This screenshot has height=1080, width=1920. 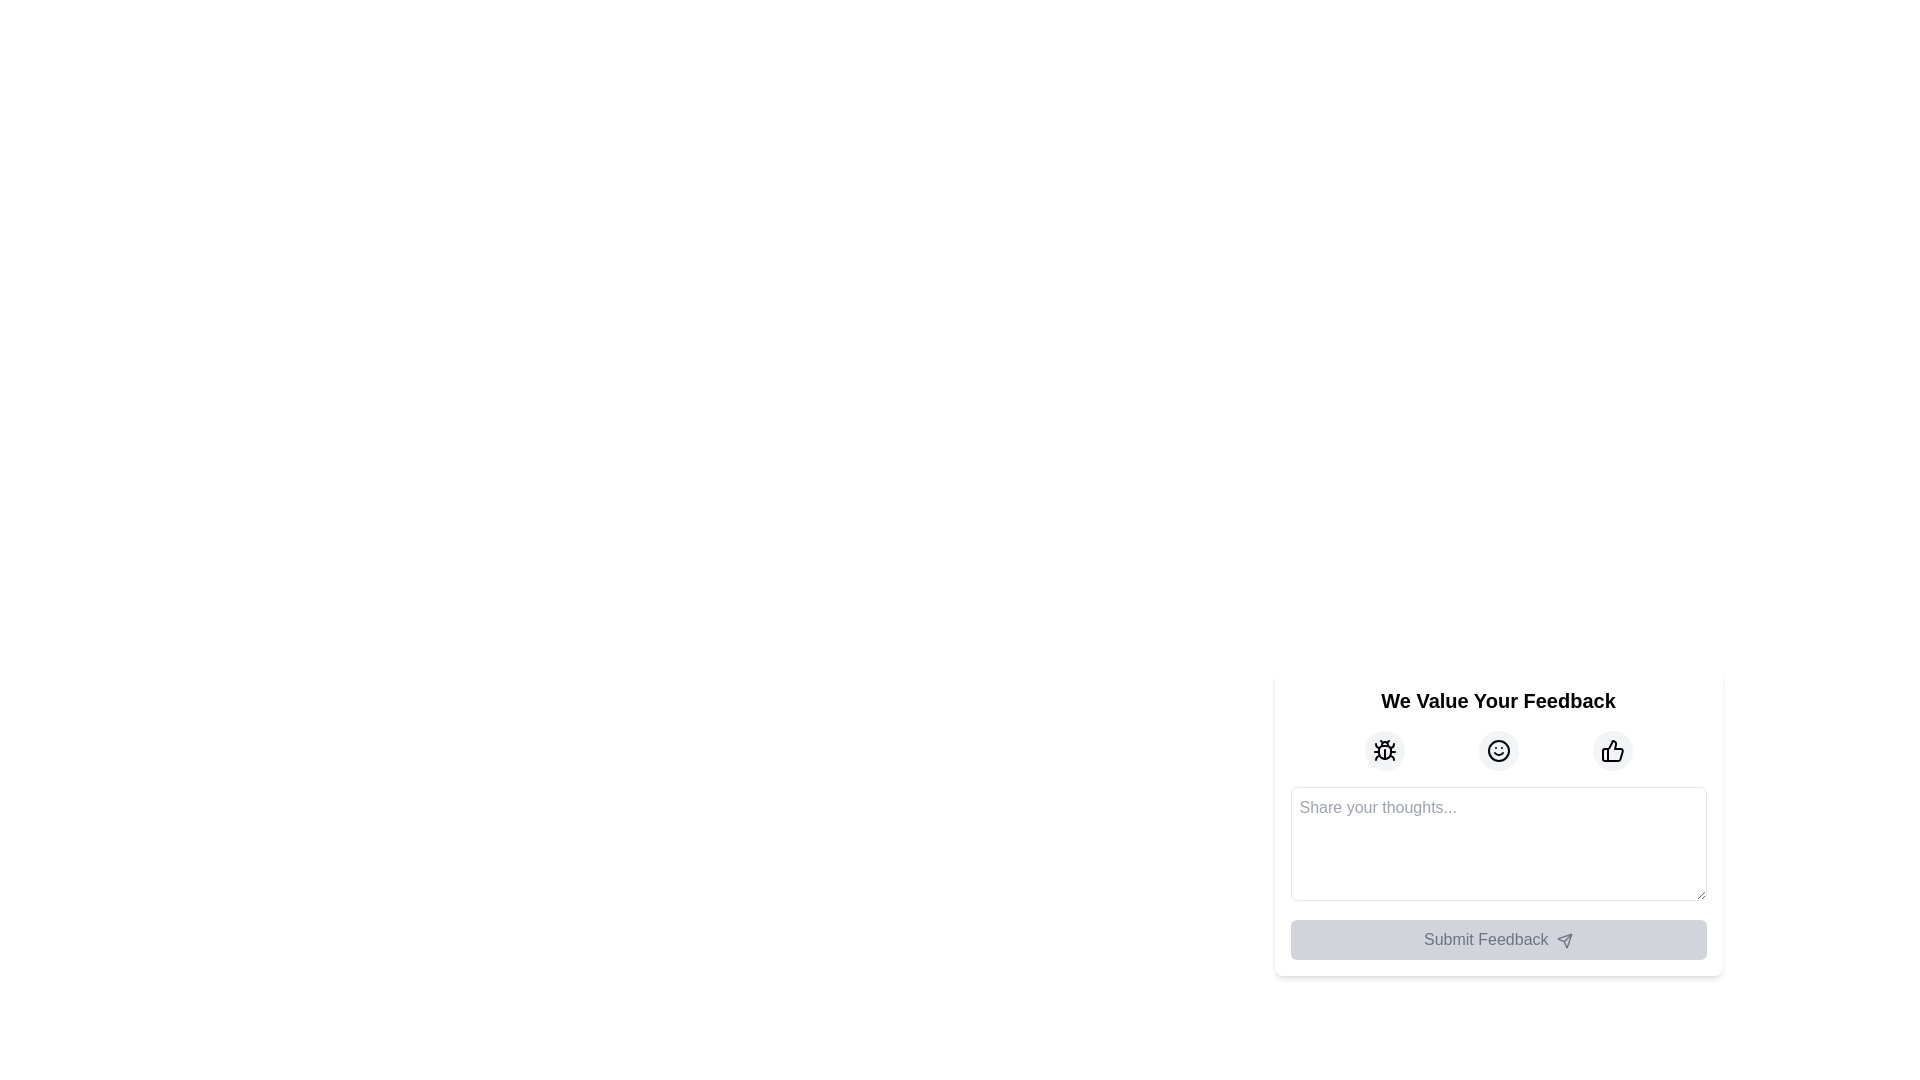 I want to click on the 'Submit Feedback' button, which is a rectangular button with a light gray background and rounded corners, so click(x=1498, y=940).